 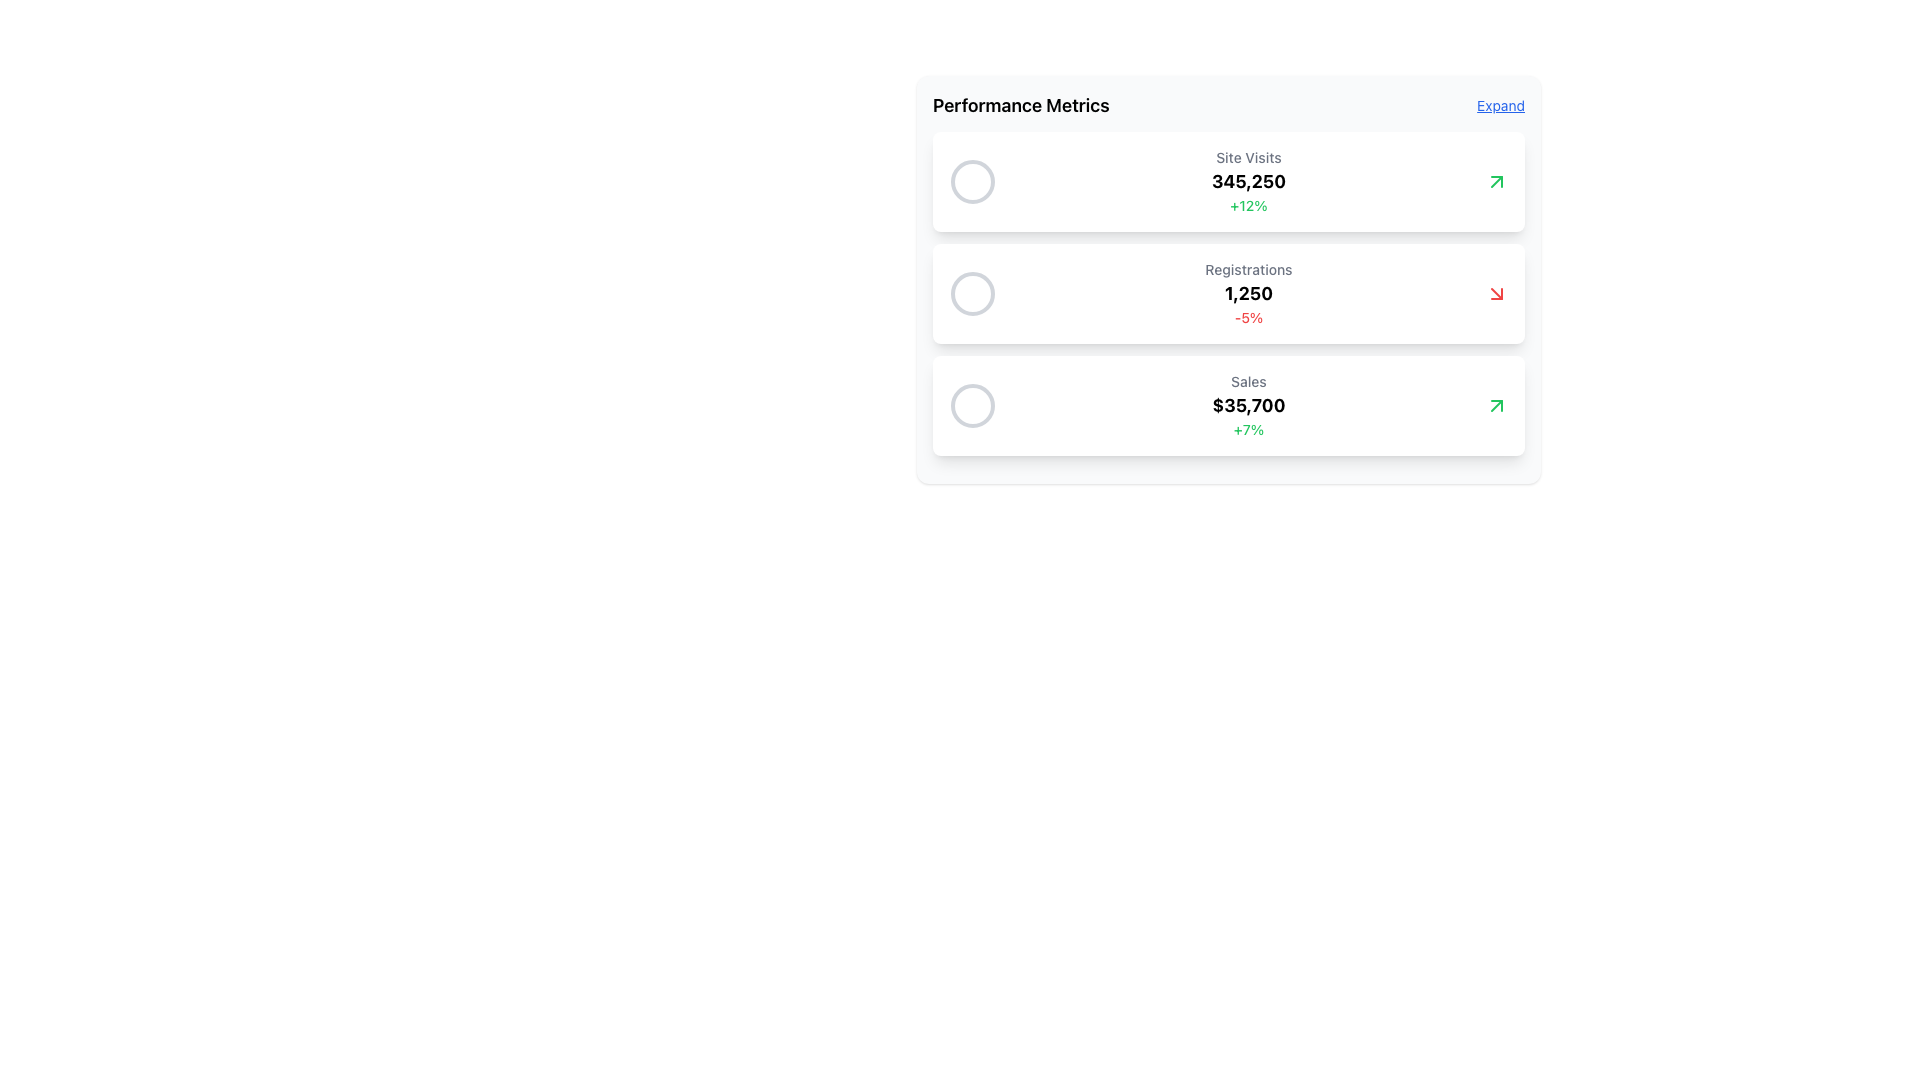 What do you see at coordinates (1247, 405) in the screenshot?
I see `the Text Block displaying sales metrics` at bounding box center [1247, 405].